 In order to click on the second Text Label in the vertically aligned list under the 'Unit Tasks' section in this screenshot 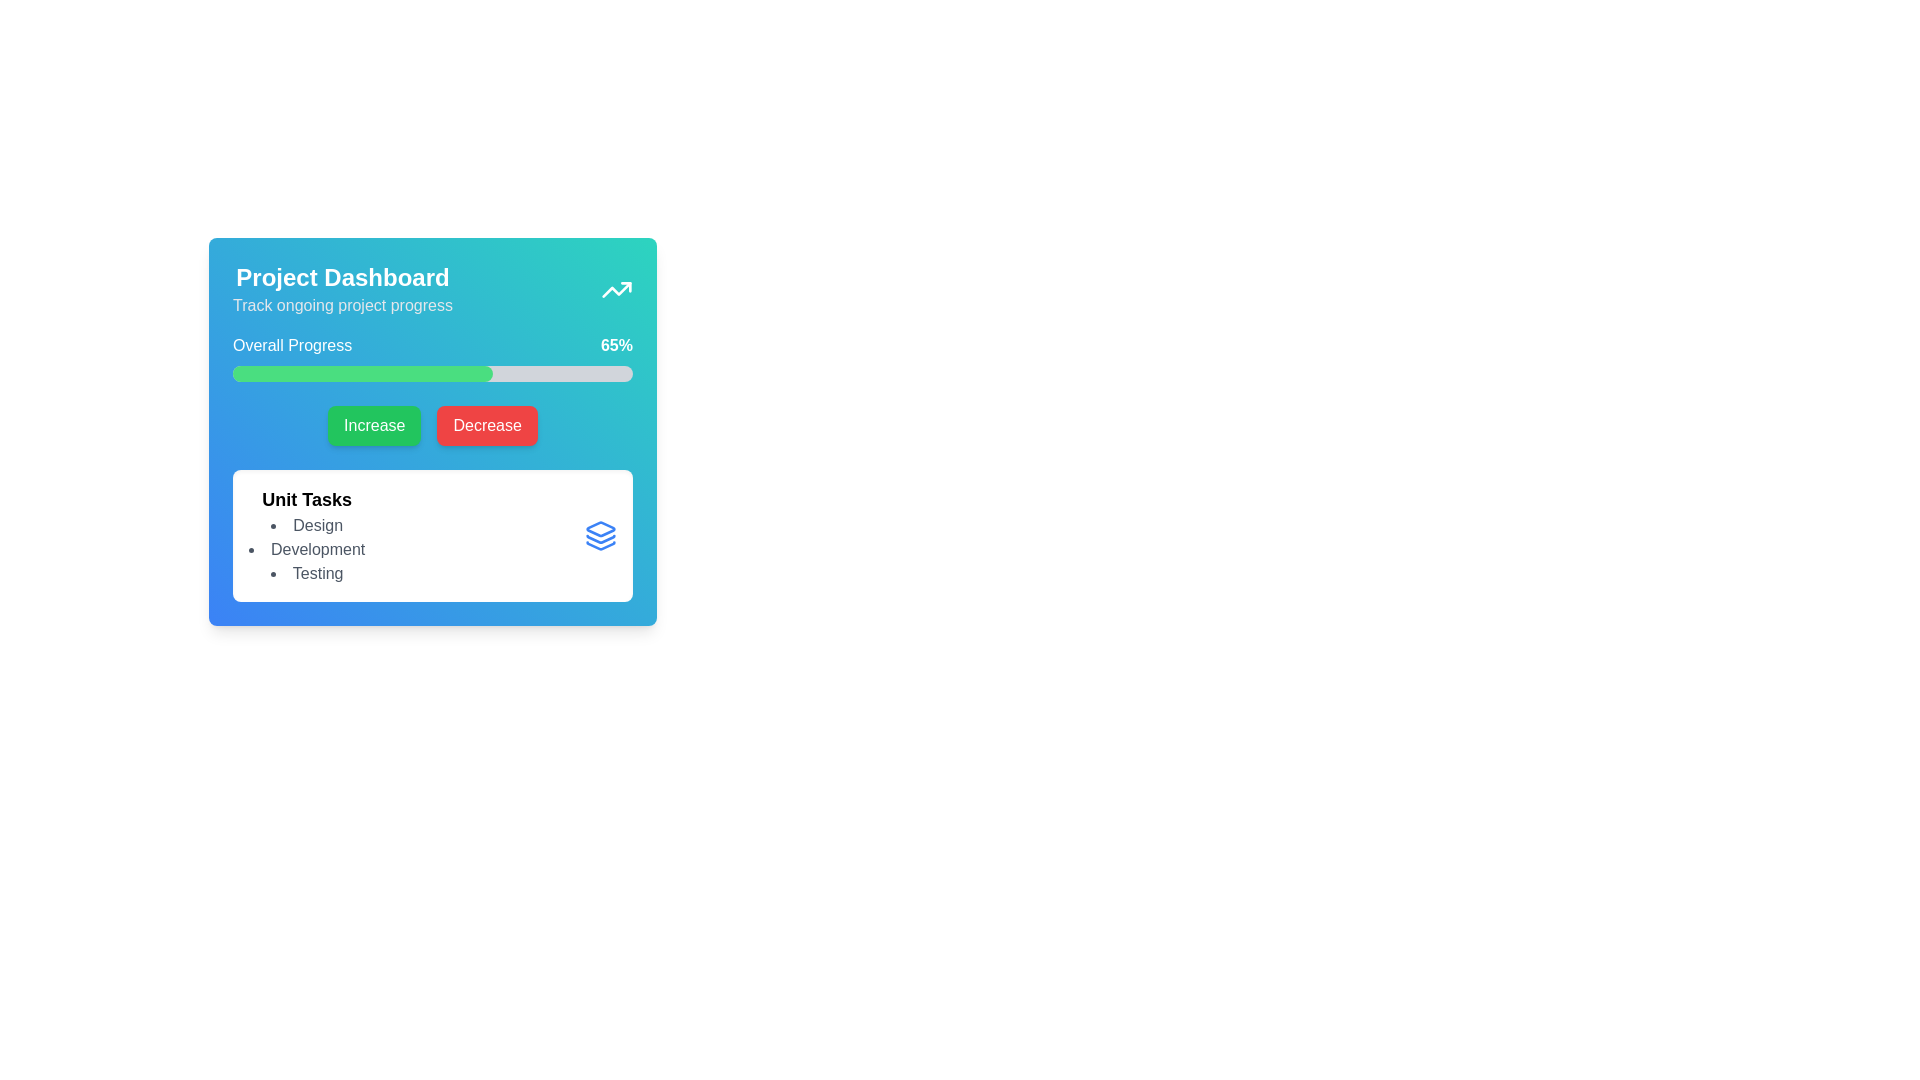, I will do `click(306, 550)`.